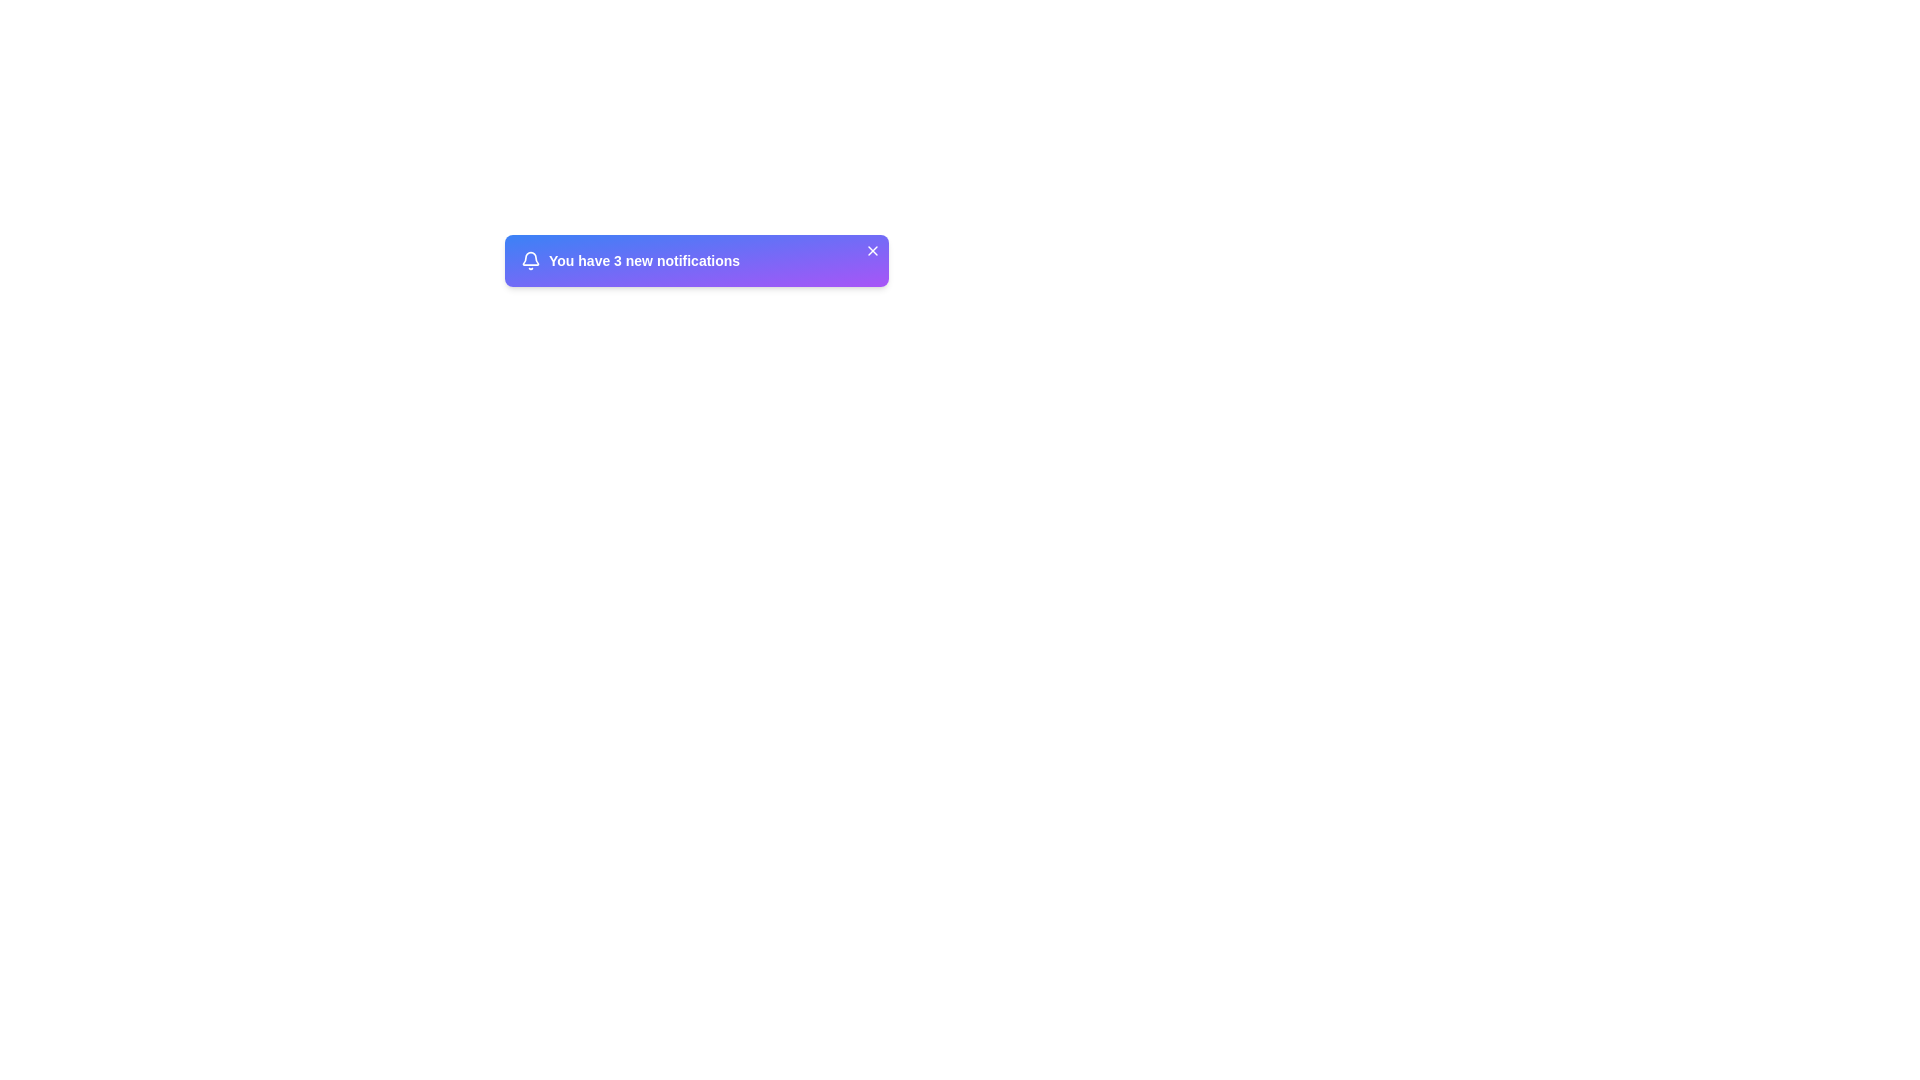  Describe the element at coordinates (644, 260) in the screenshot. I see `text label displaying 'You have 3 new notifications' which is bold and located within a gradient blue-purple notification box, positioned to the right of a bell icon` at that location.